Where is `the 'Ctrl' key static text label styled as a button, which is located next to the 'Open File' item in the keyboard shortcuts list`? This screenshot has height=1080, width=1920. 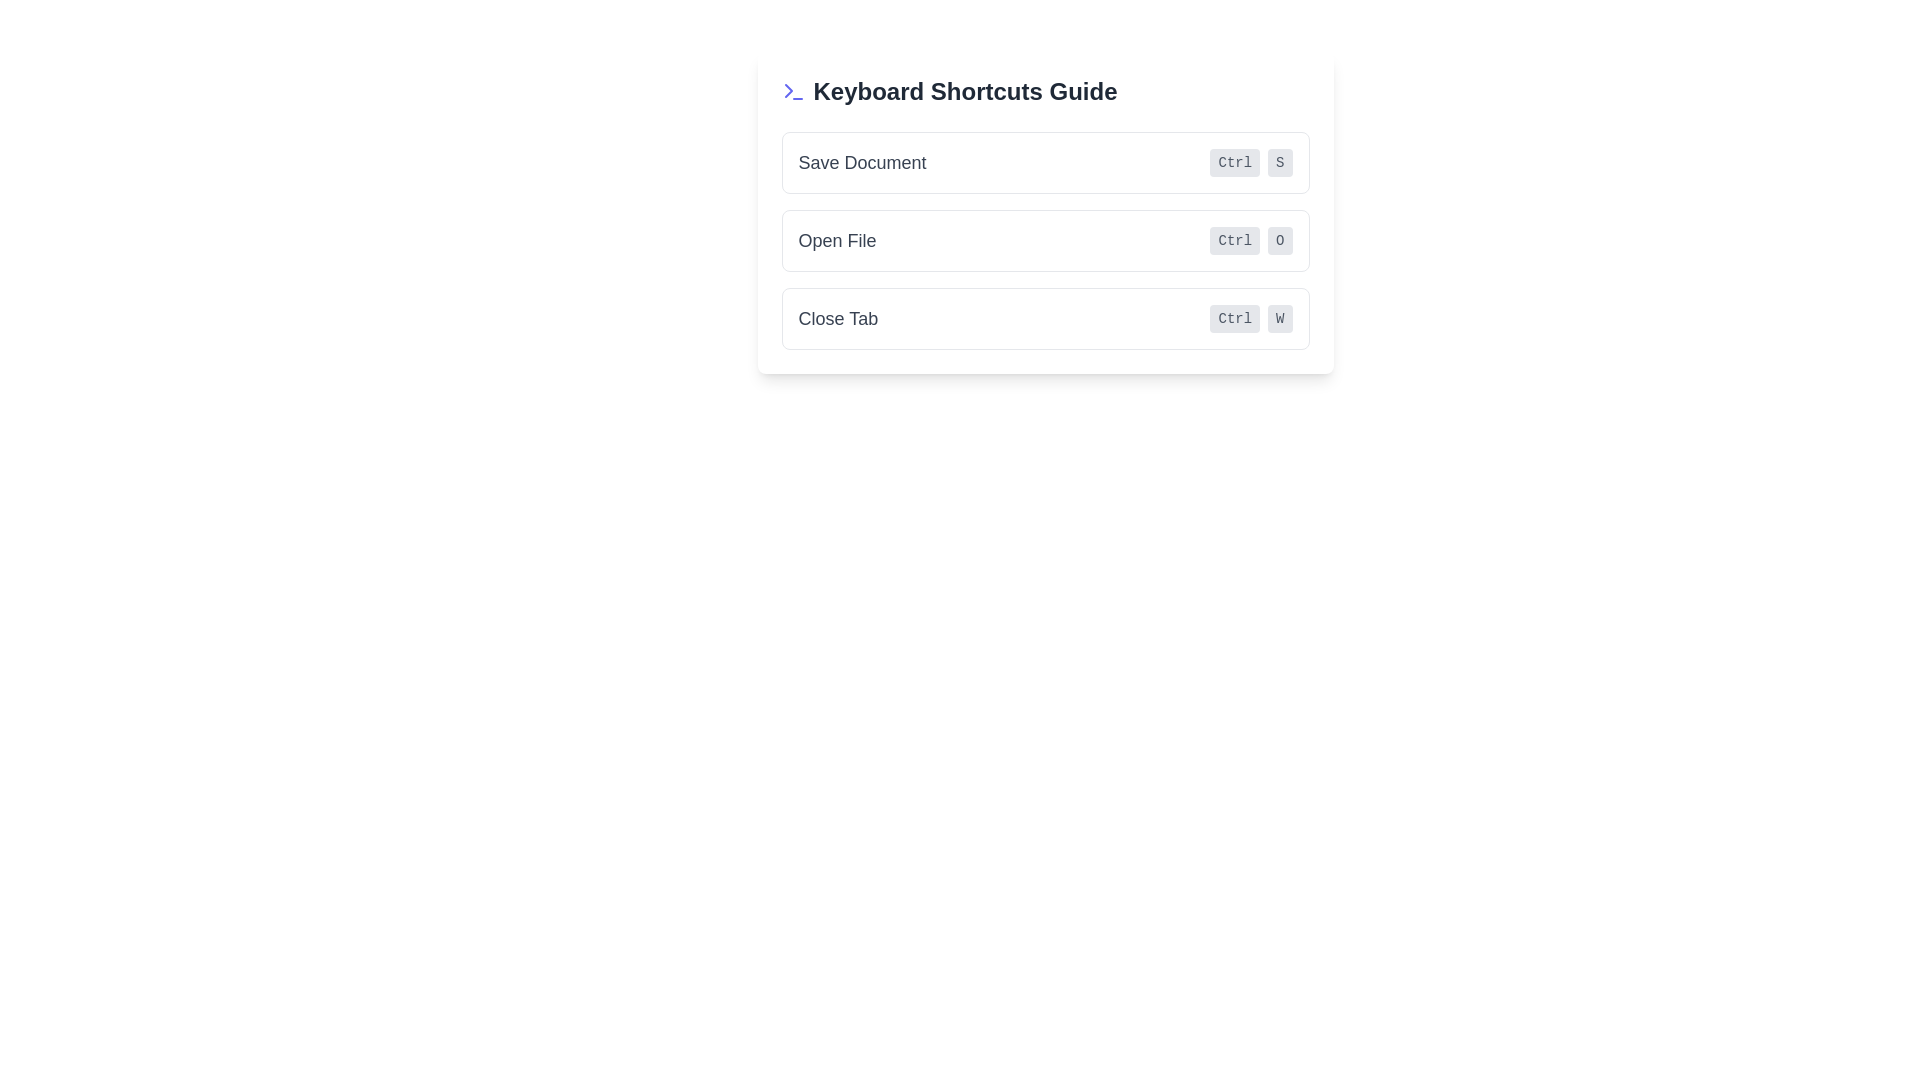
the 'Ctrl' key static text label styled as a button, which is located next to the 'Open File' item in the keyboard shortcuts list is located at coordinates (1234, 239).